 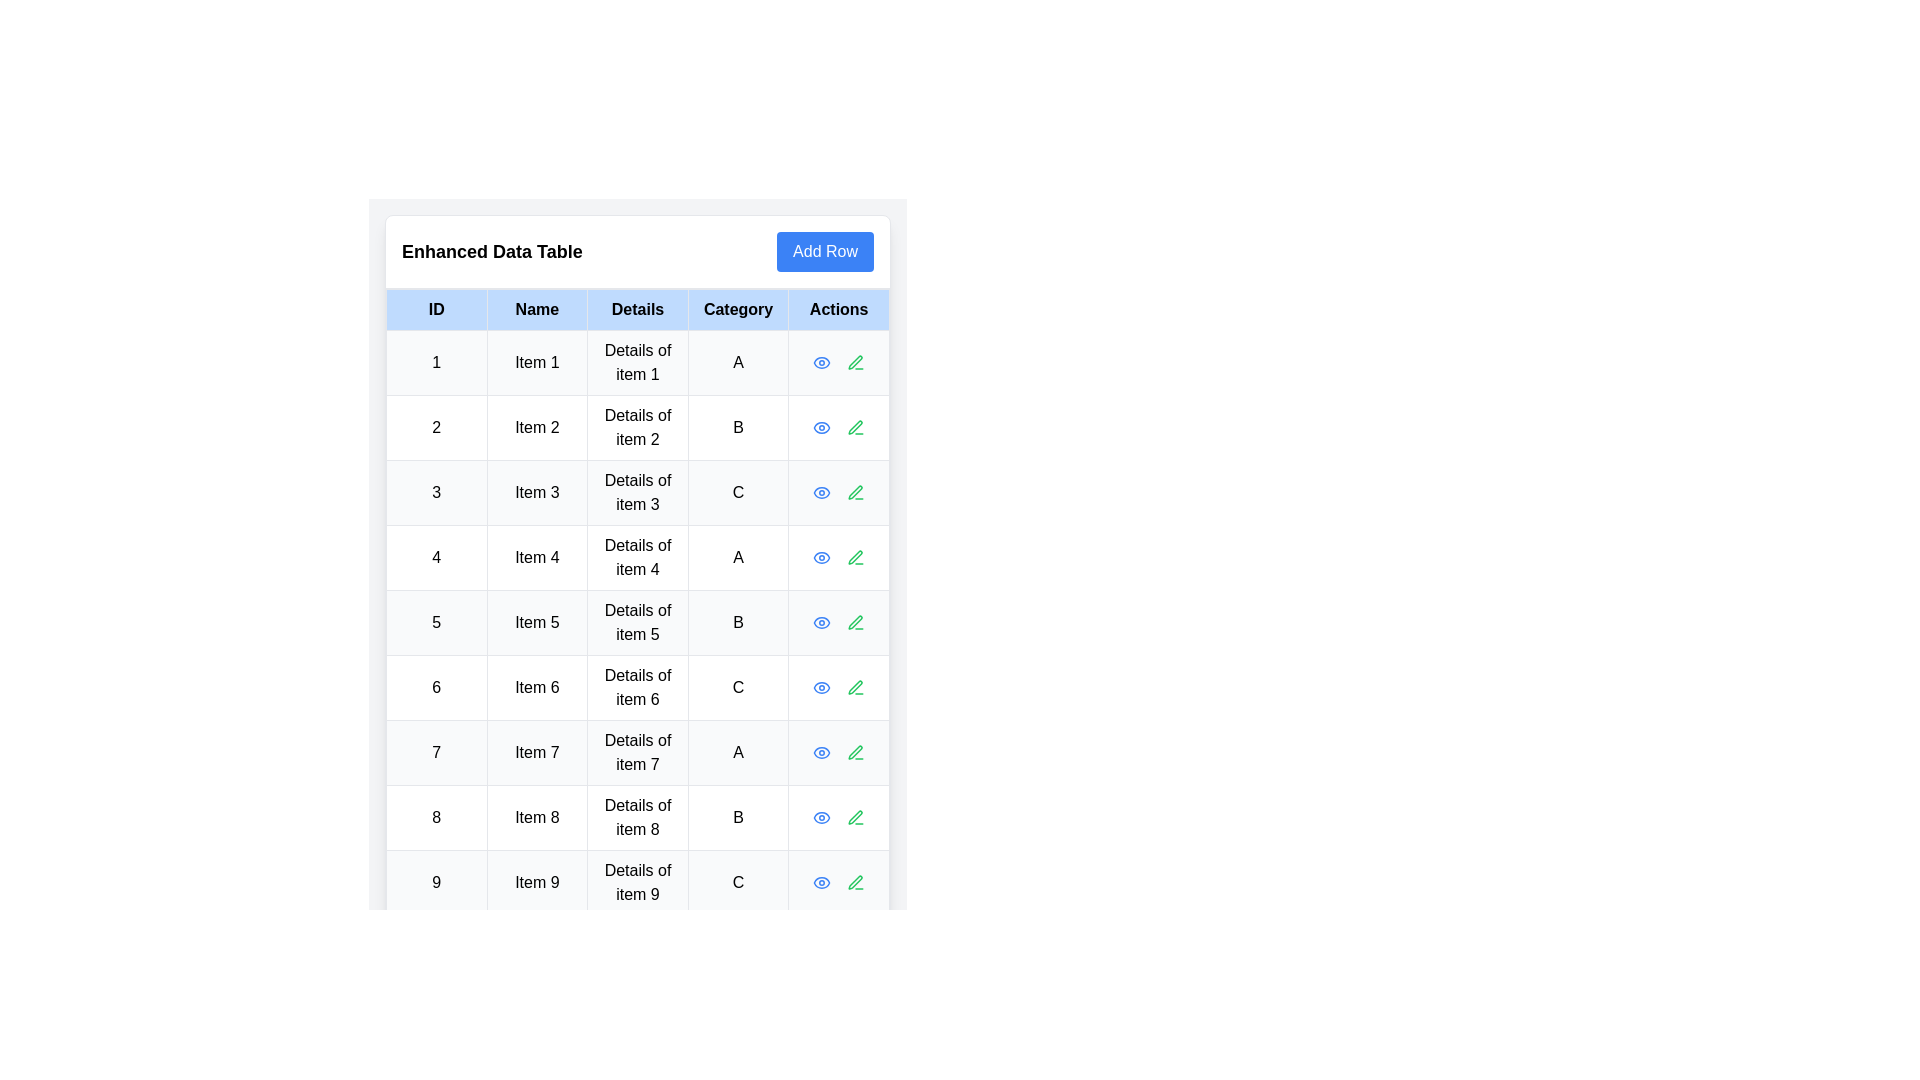 I want to click on the 'view details' button located in the first row of the 'Actions' column in the table, which is the first interactive button before a green pencil-shaped icon, so click(x=822, y=362).